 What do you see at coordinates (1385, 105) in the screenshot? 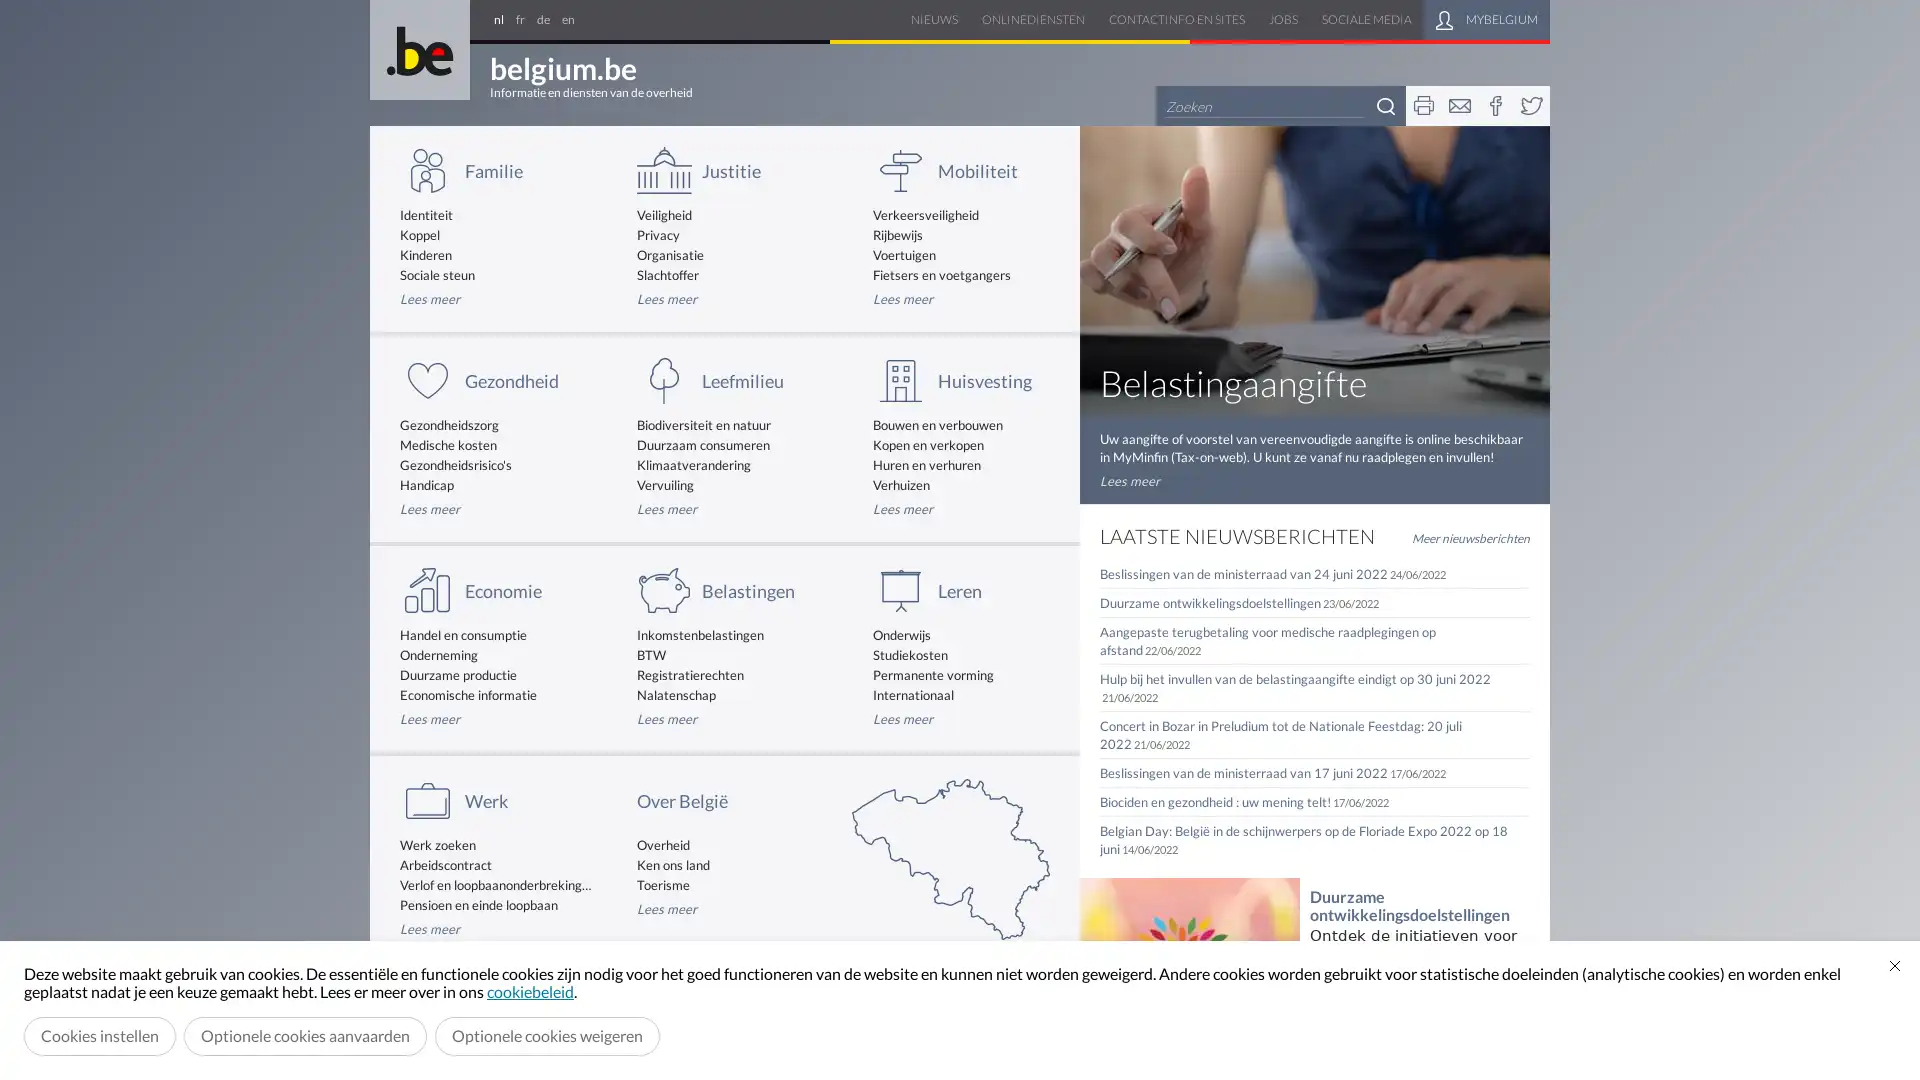
I see `Search` at bounding box center [1385, 105].